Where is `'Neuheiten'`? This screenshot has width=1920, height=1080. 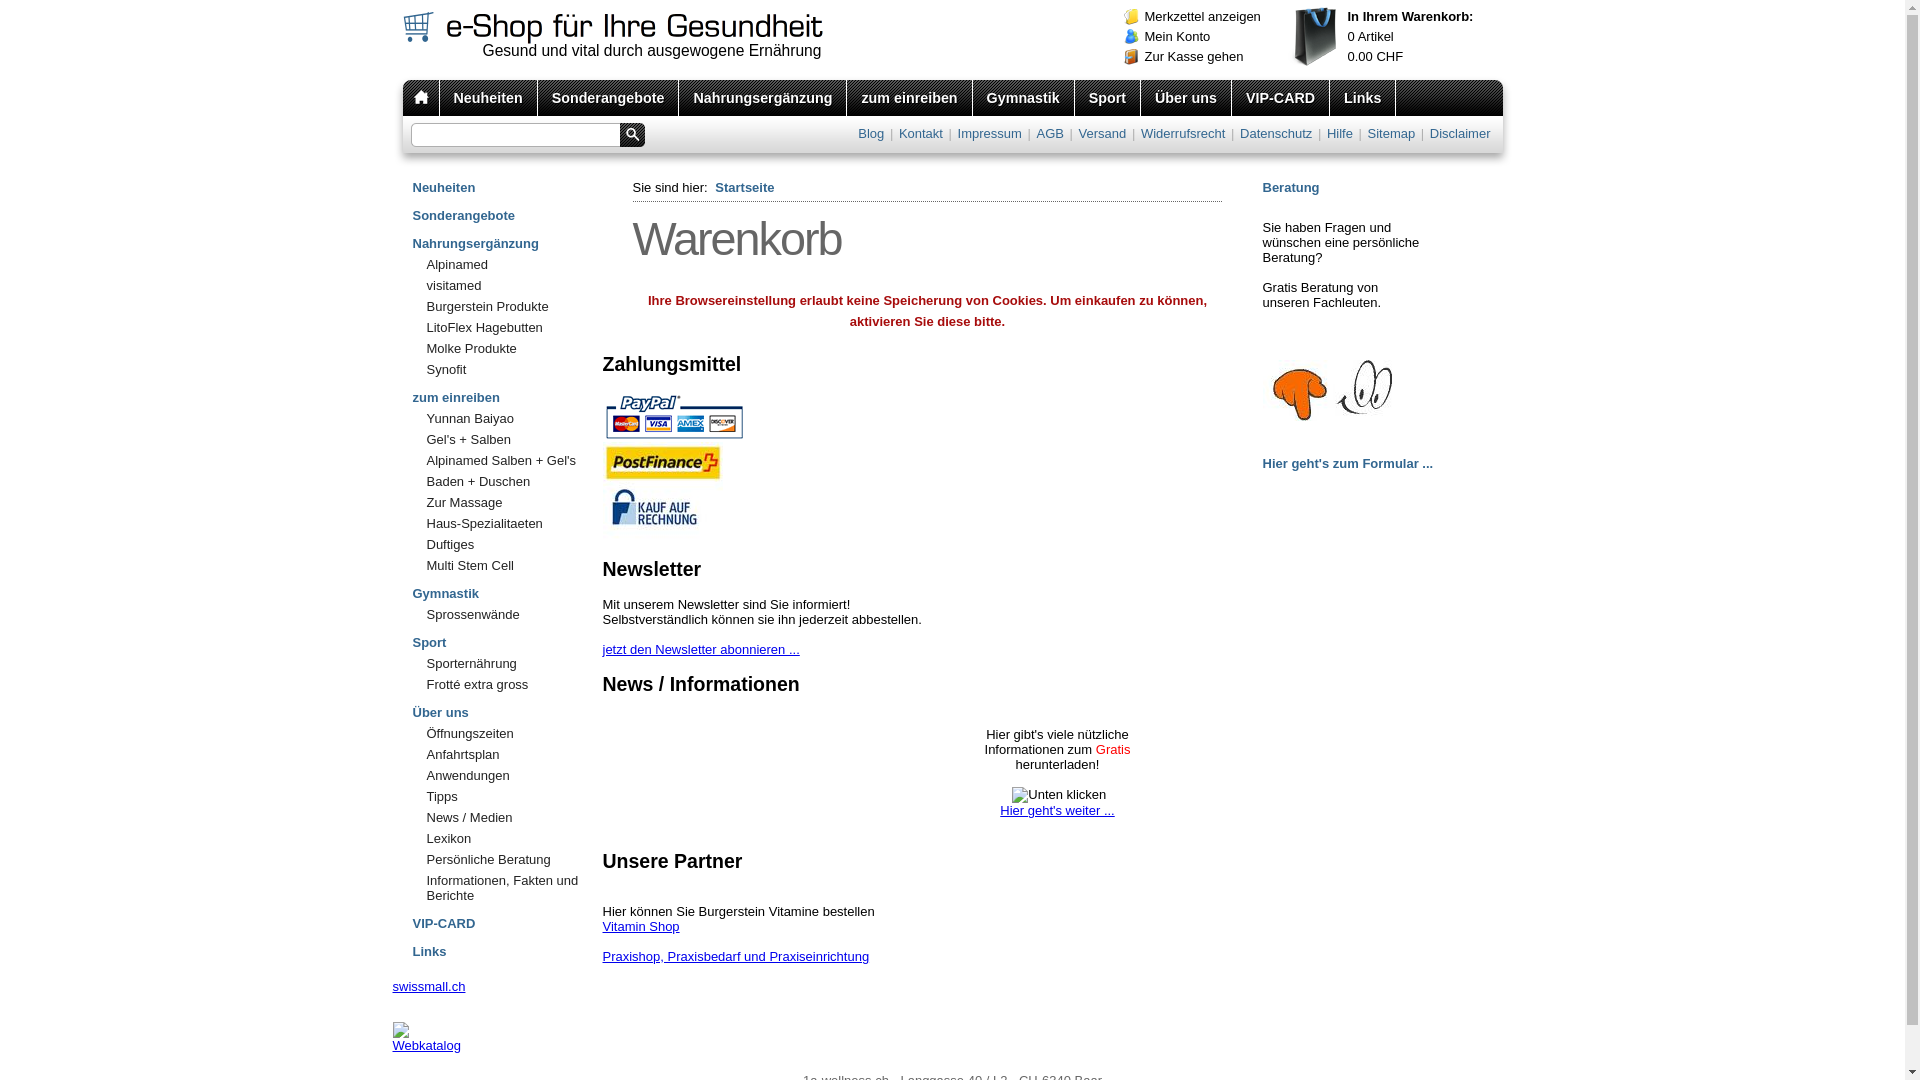 'Neuheiten' is located at coordinates (489, 97).